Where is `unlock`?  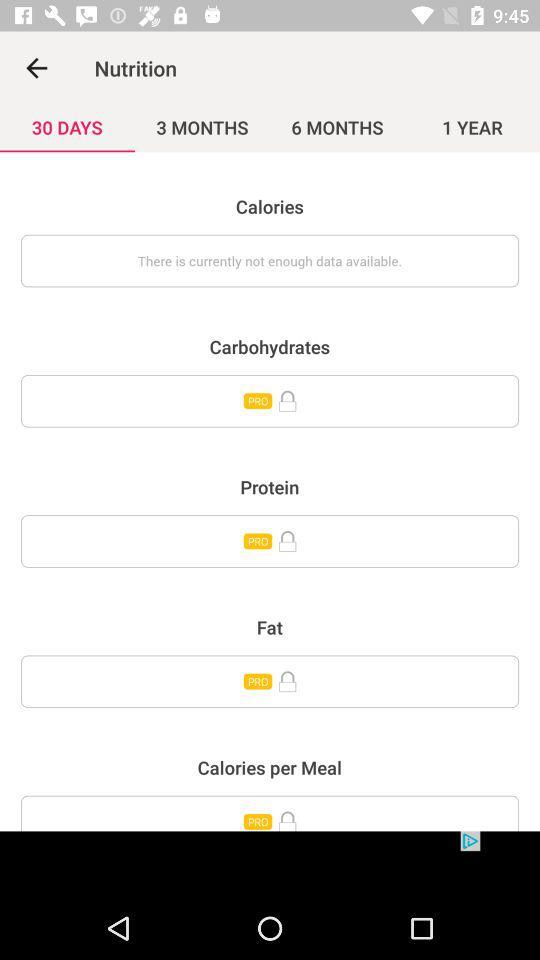 unlock is located at coordinates (270, 681).